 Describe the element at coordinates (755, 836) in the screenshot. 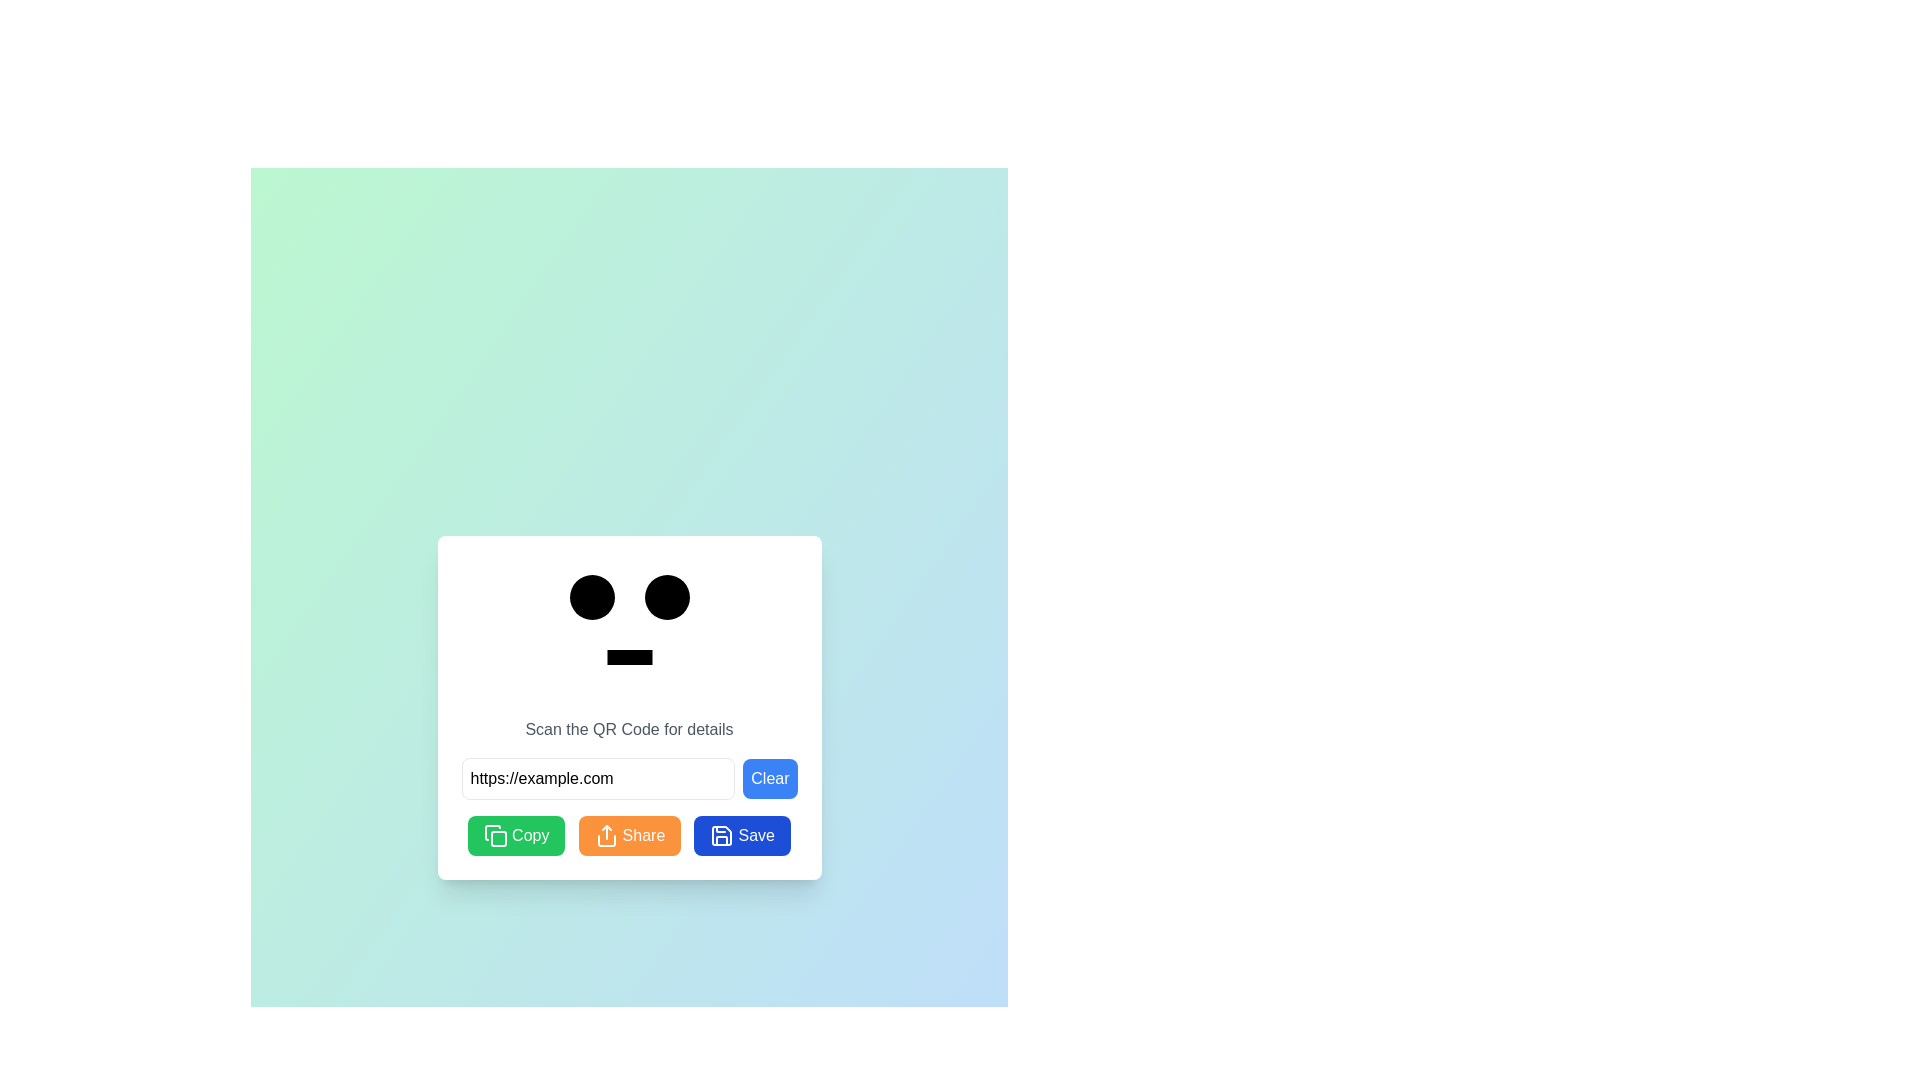

I see `the 'Save' button, which is located at the bottom-right corner of the interface and includes a disk icon and the text 'Save', to perform a save action` at that location.